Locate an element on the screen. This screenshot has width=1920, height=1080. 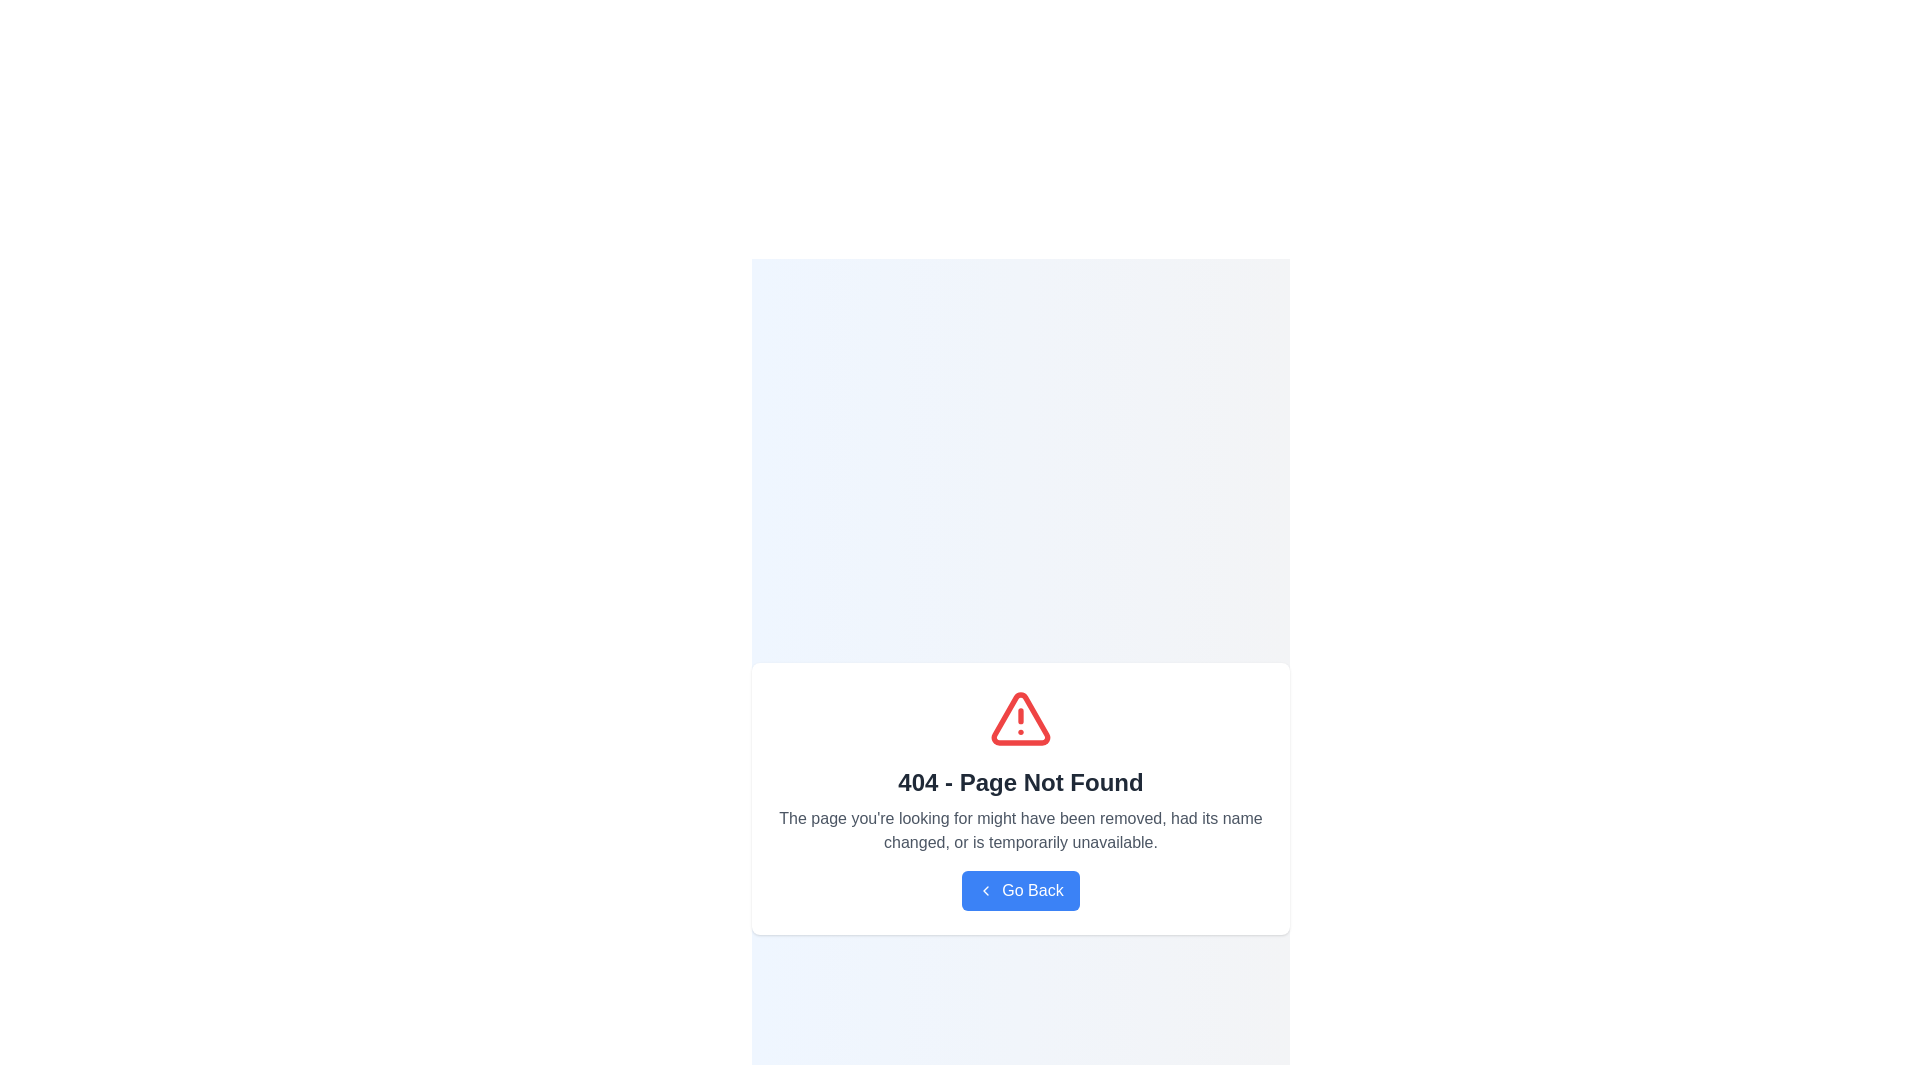
the left-facing chevron icon located within the 'Go Back' button is located at coordinates (986, 890).